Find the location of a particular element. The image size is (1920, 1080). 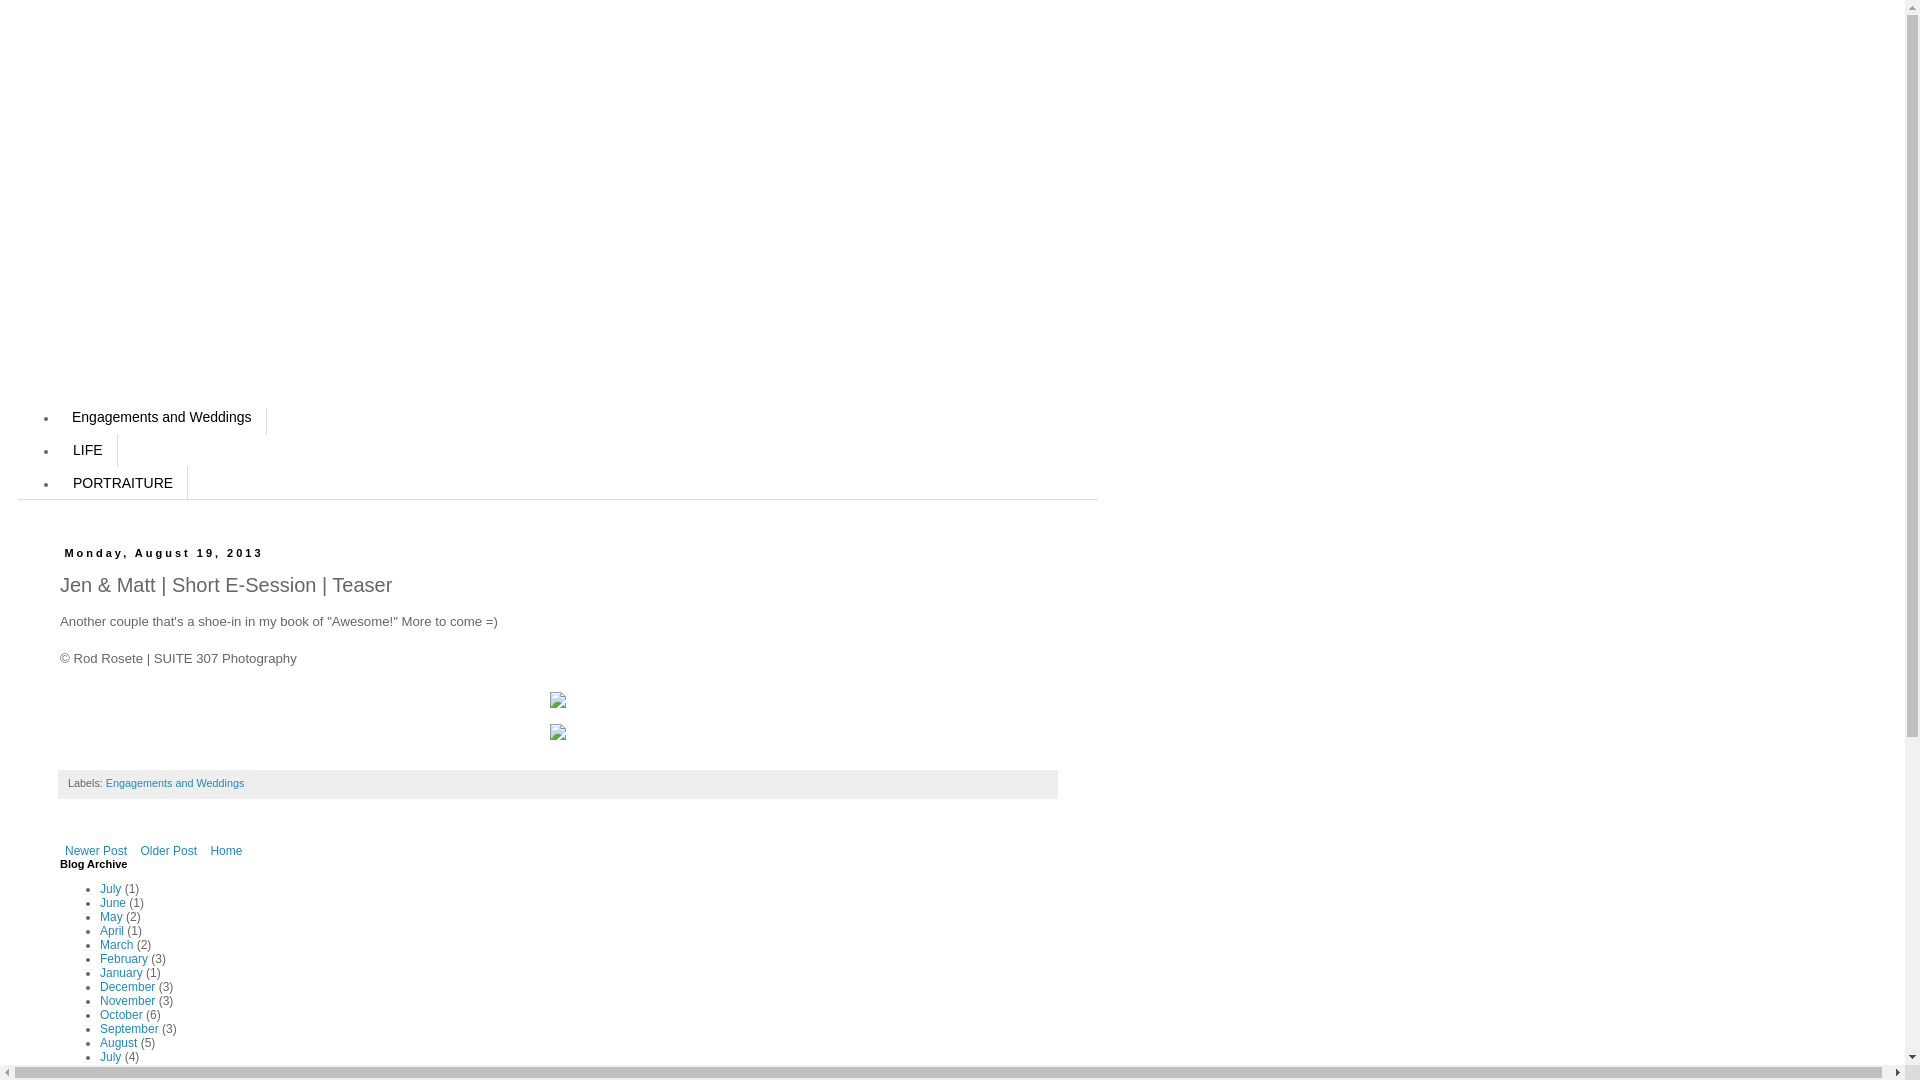

'PORTRAITURE' is located at coordinates (57, 482).